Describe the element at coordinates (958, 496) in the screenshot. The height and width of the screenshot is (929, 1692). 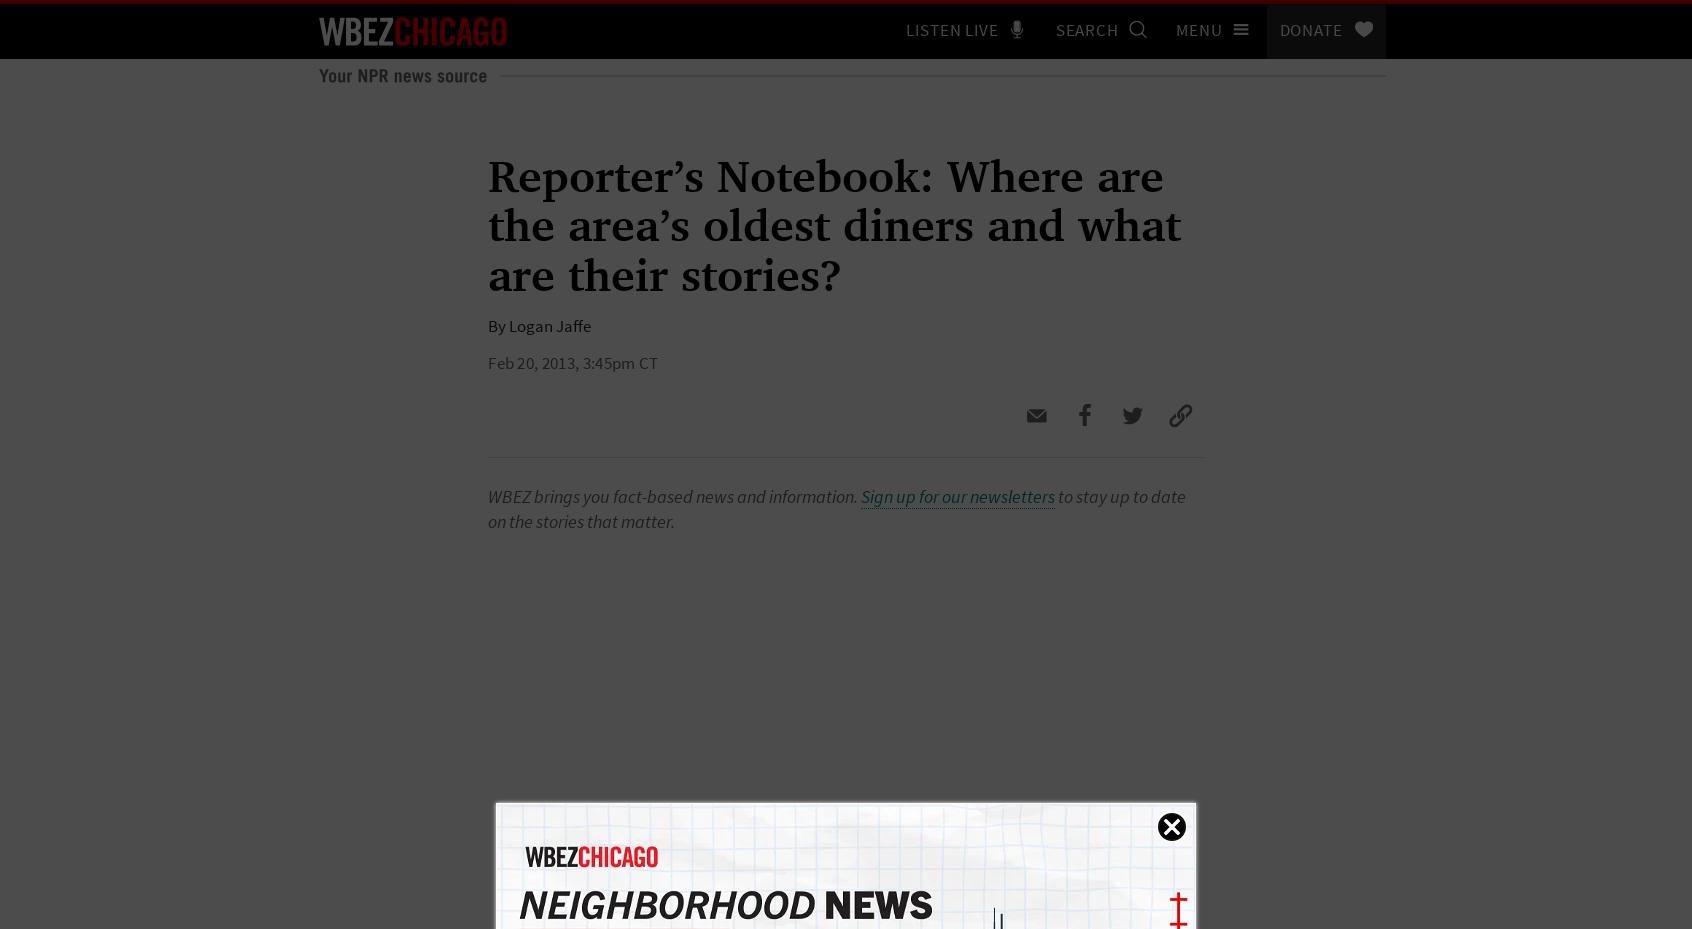
I see `'Sign up for our newsletters'` at that location.